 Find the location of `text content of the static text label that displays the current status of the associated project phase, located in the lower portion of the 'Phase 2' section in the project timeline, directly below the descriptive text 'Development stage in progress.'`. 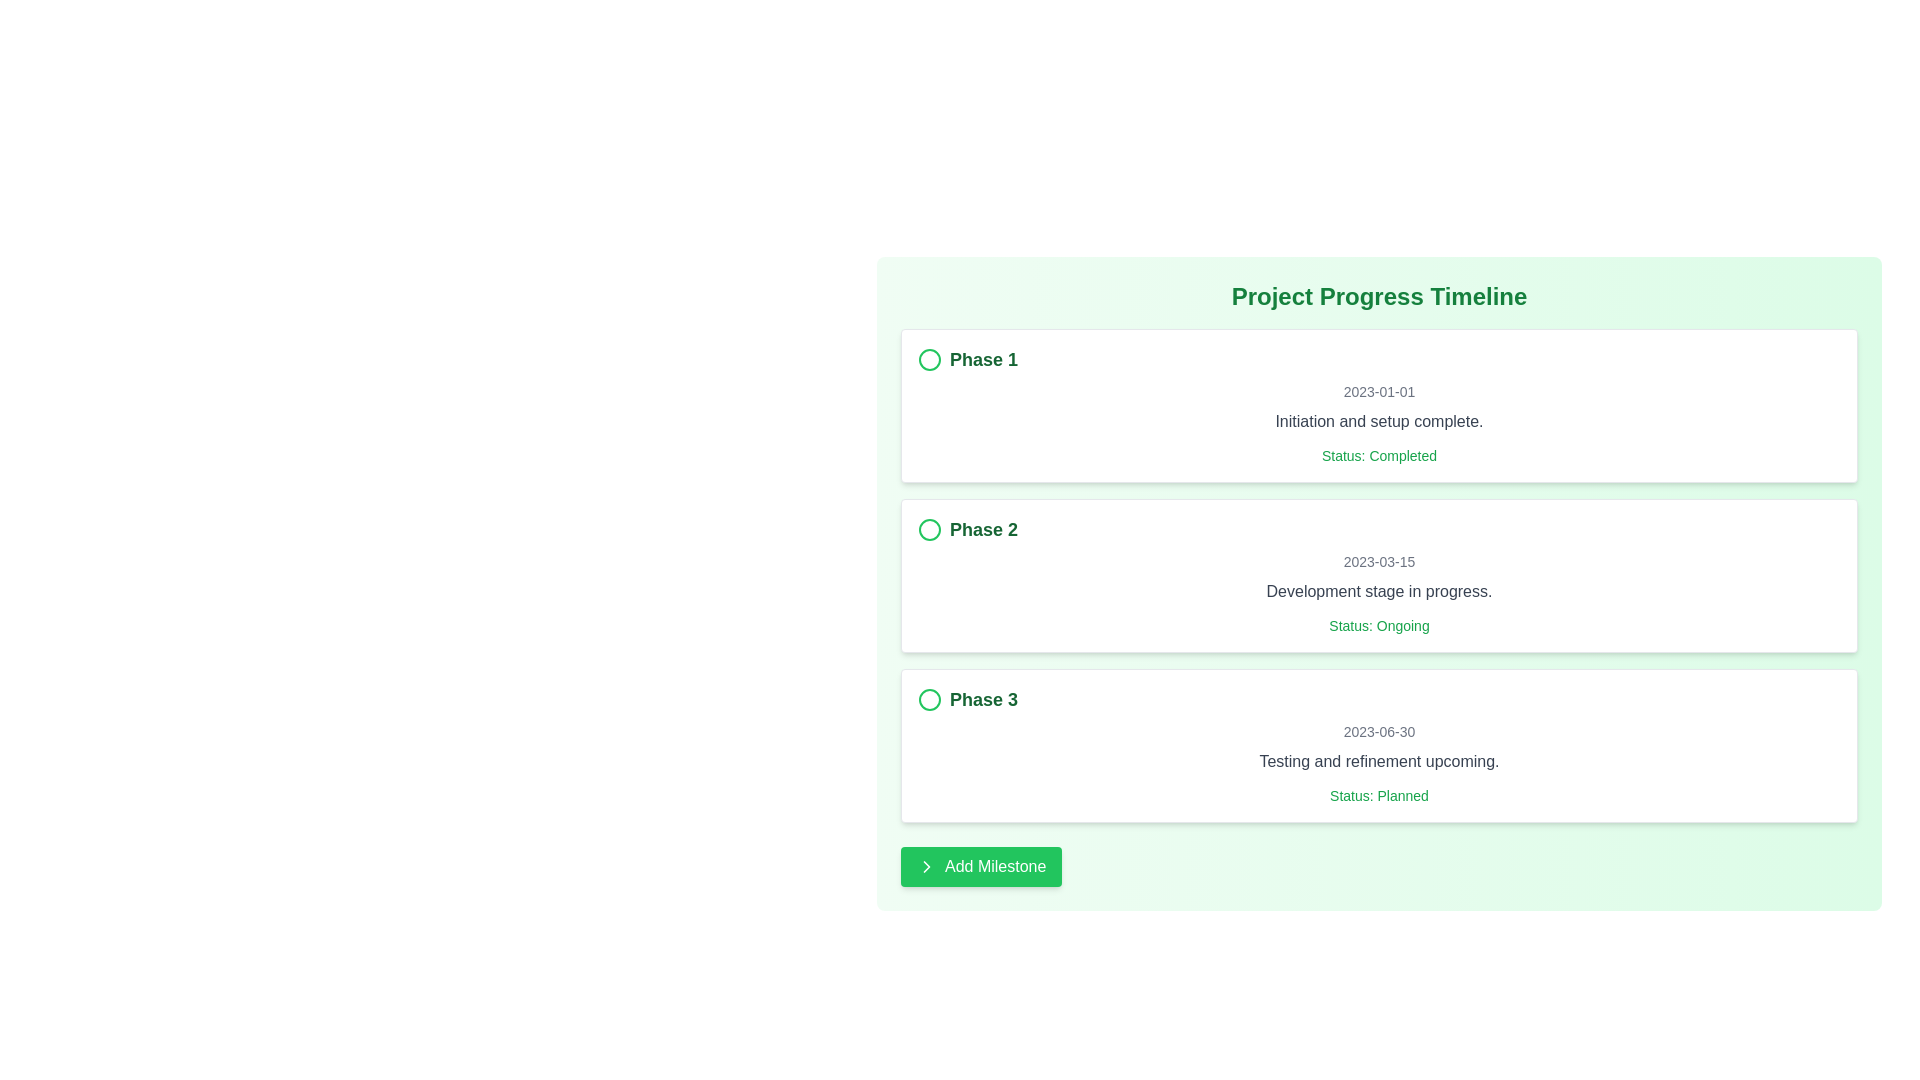

text content of the static text label that displays the current status of the associated project phase, located in the lower portion of the 'Phase 2' section in the project timeline, directly below the descriptive text 'Development stage in progress.' is located at coordinates (1378, 624).